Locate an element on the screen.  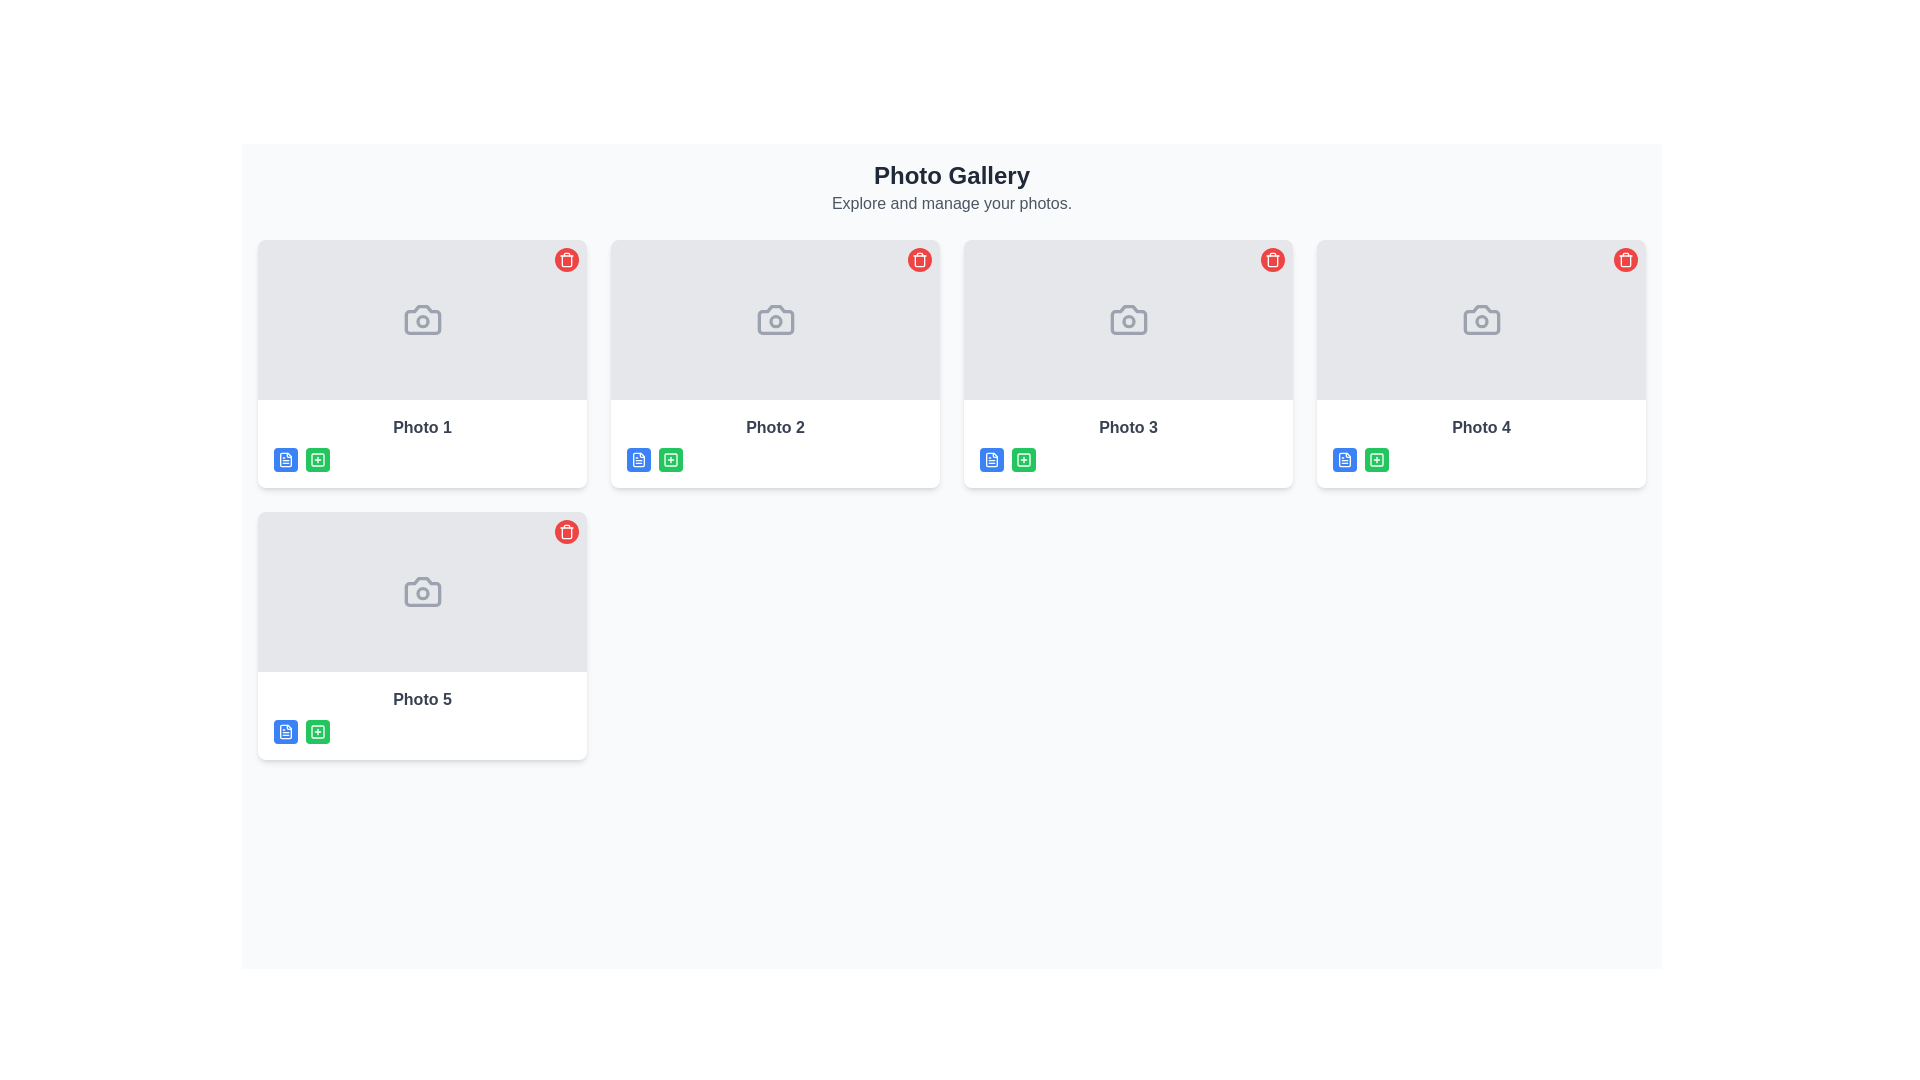
text displayed on the 'Photo 1' text label, which is styled in bold gray font and located below the thumbnail of the first photo card in the gallery is located at coordinates (421, 427).